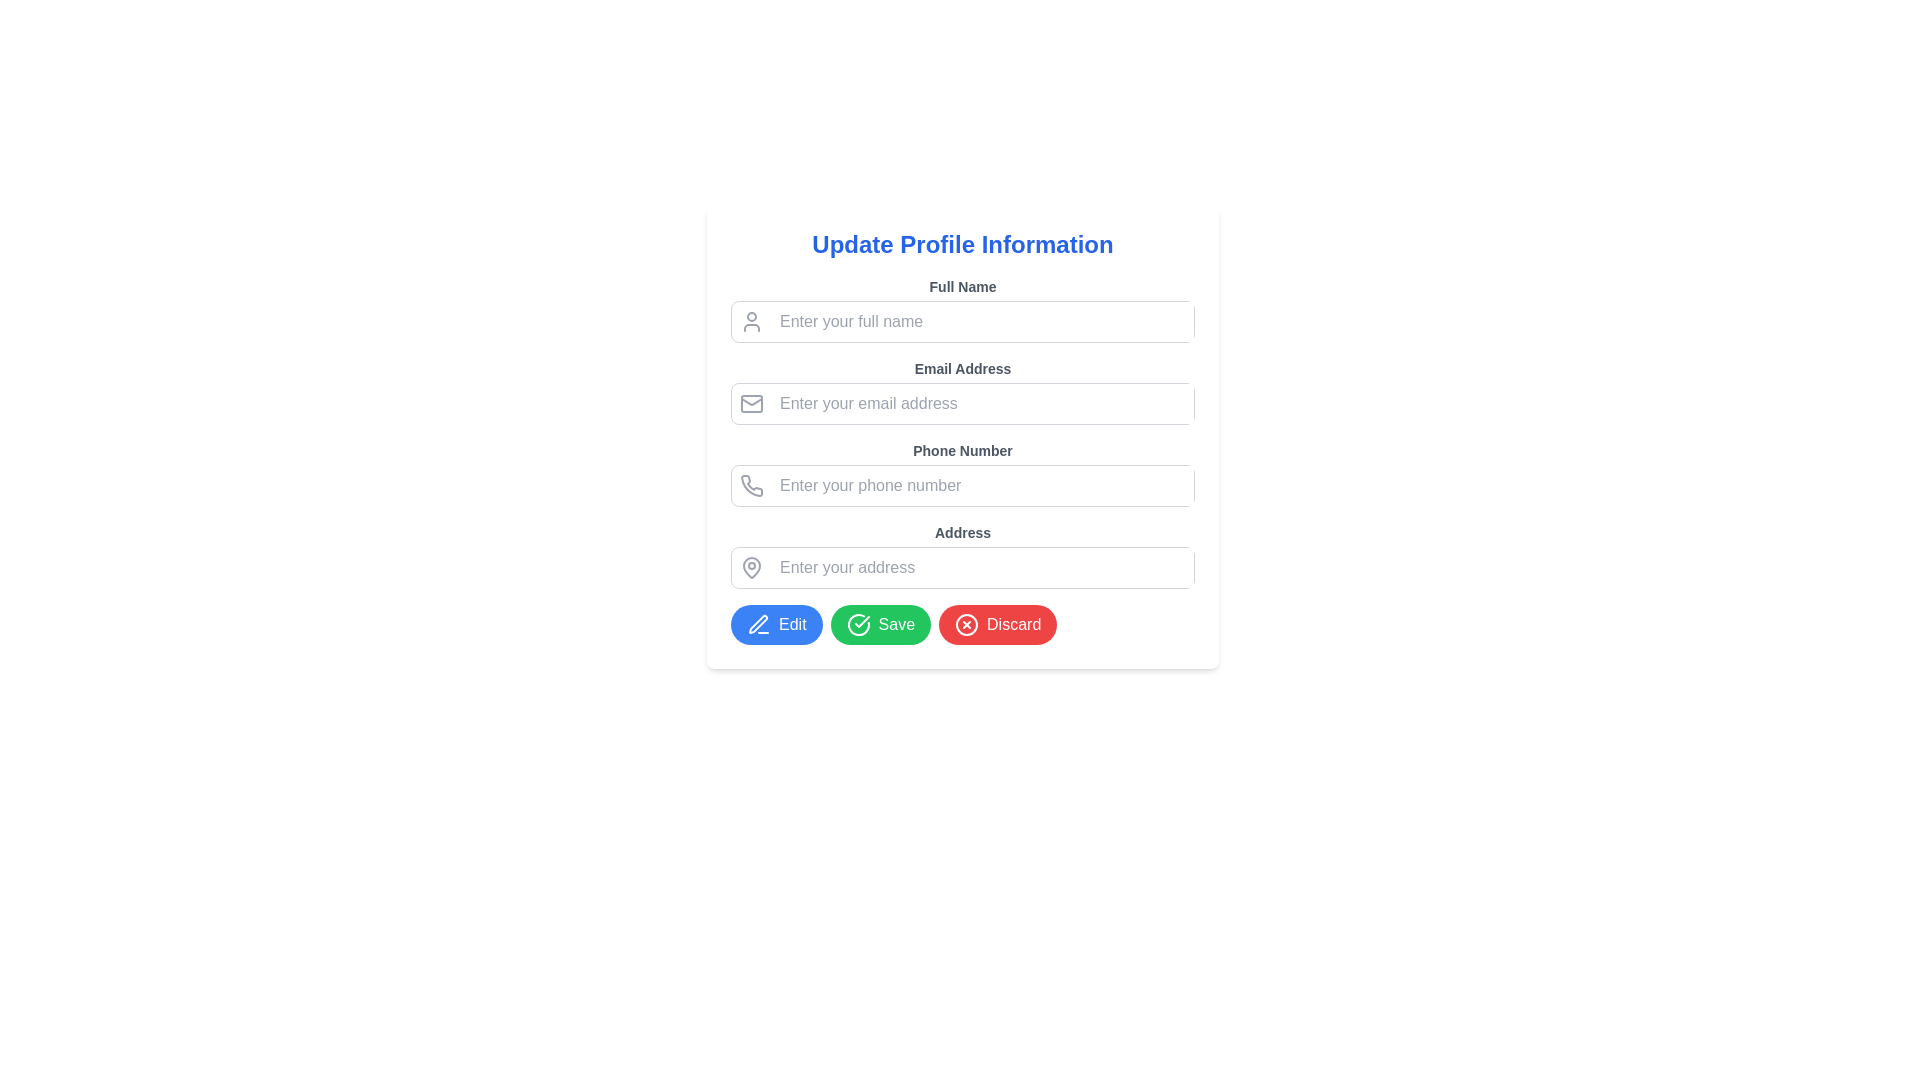  What do you see at coordinates (963, 531) in the screenshot?
I see `the Text label that indicates the expected input for the address field, which is positioned above the corresponding input field and aligned with other form elements like 'Full Name' and 'Phone Number'` at bounding box center [963, 531].